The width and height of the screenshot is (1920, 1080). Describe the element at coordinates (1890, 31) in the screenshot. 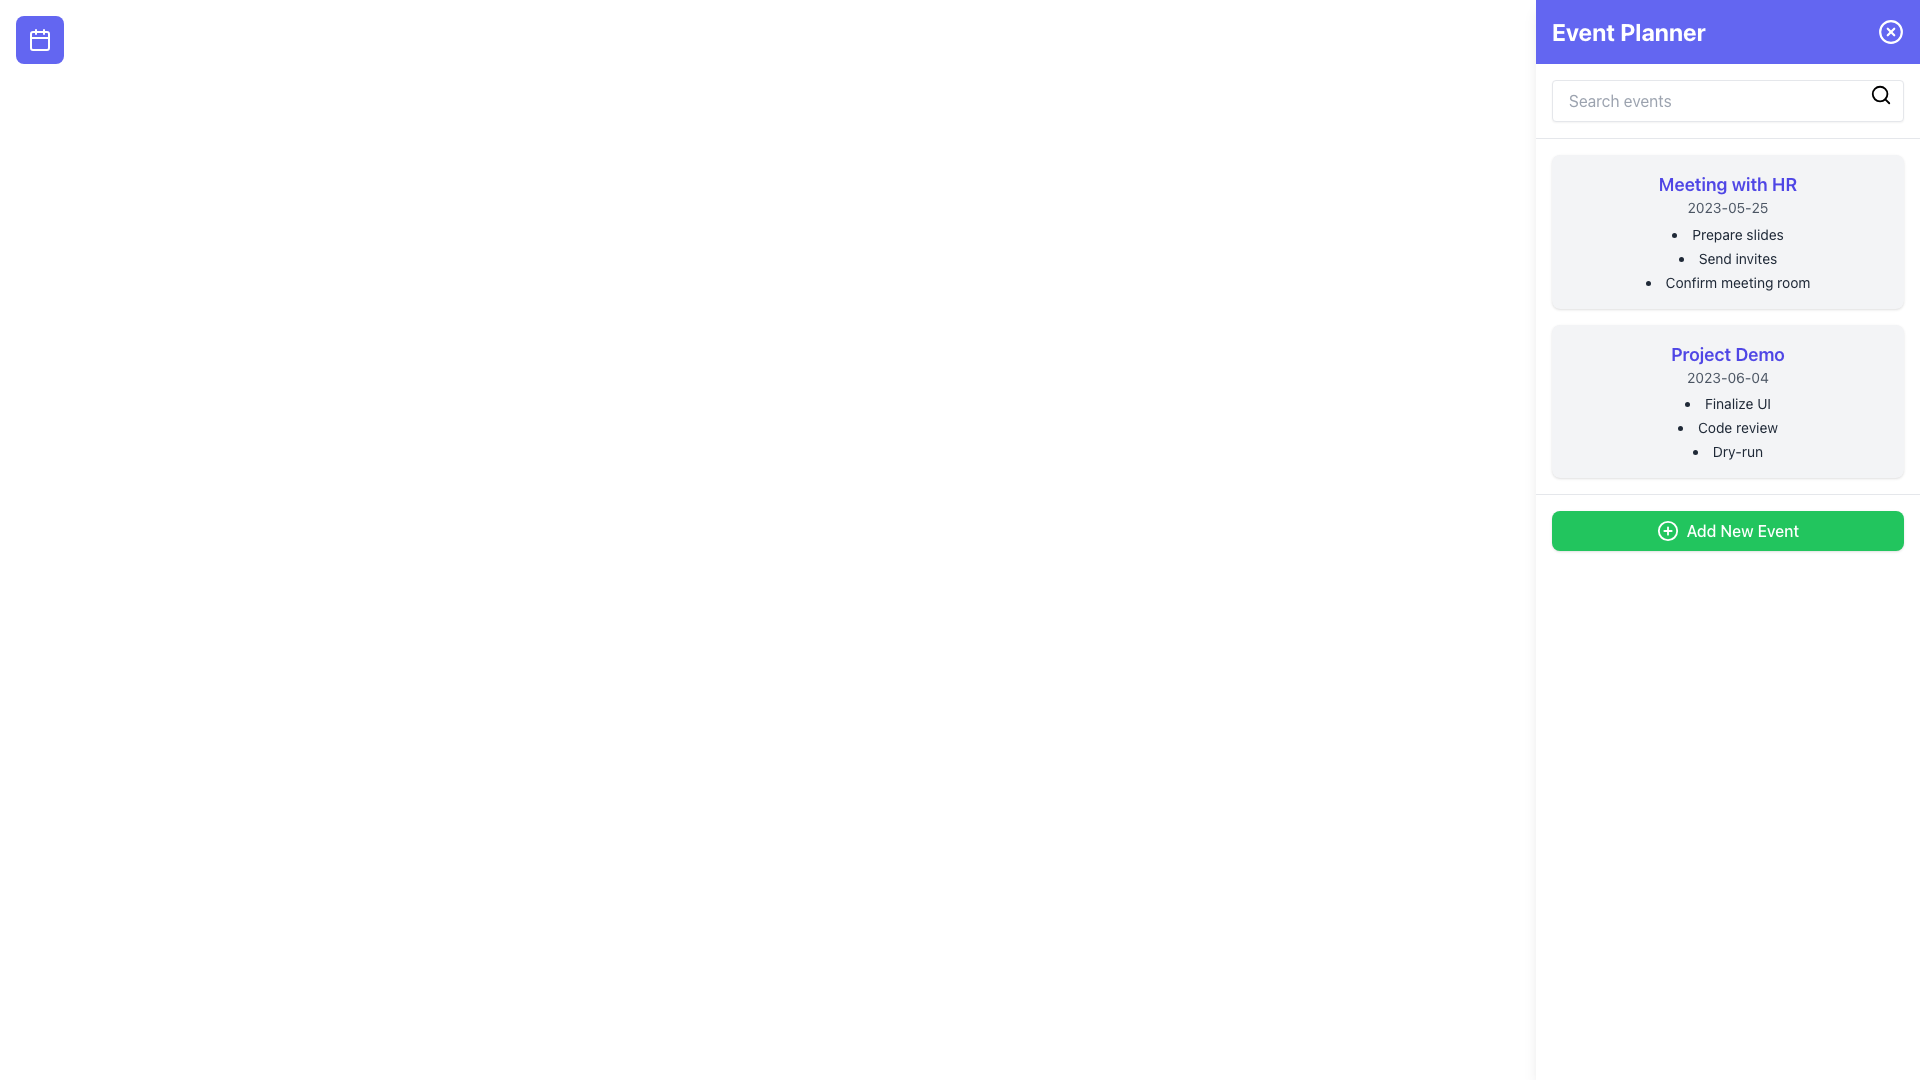

I see `the circular blue button with a red 'X' located in the top-right corner of the header bar` at that location.